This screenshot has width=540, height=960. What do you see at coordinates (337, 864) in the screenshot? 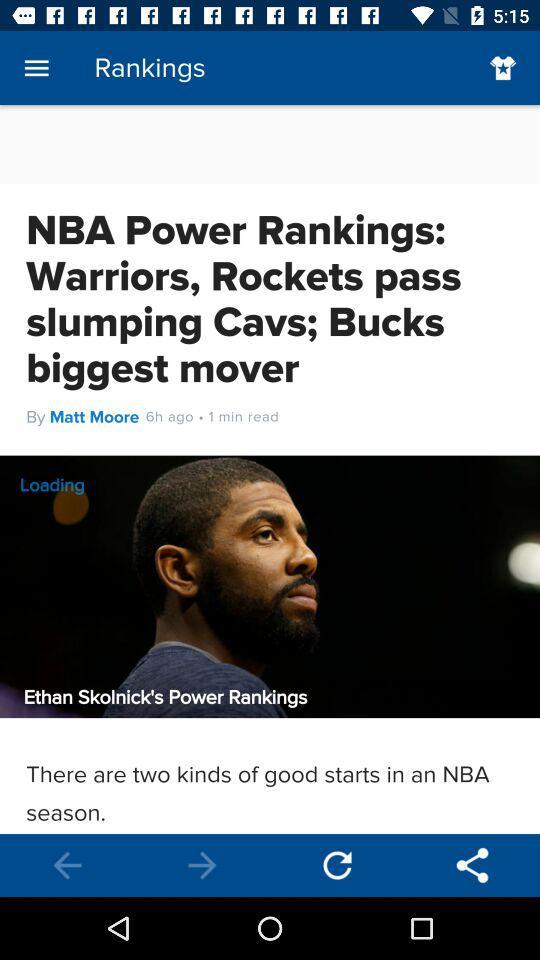
I see `refresh page` at bounding box center [337, 864].